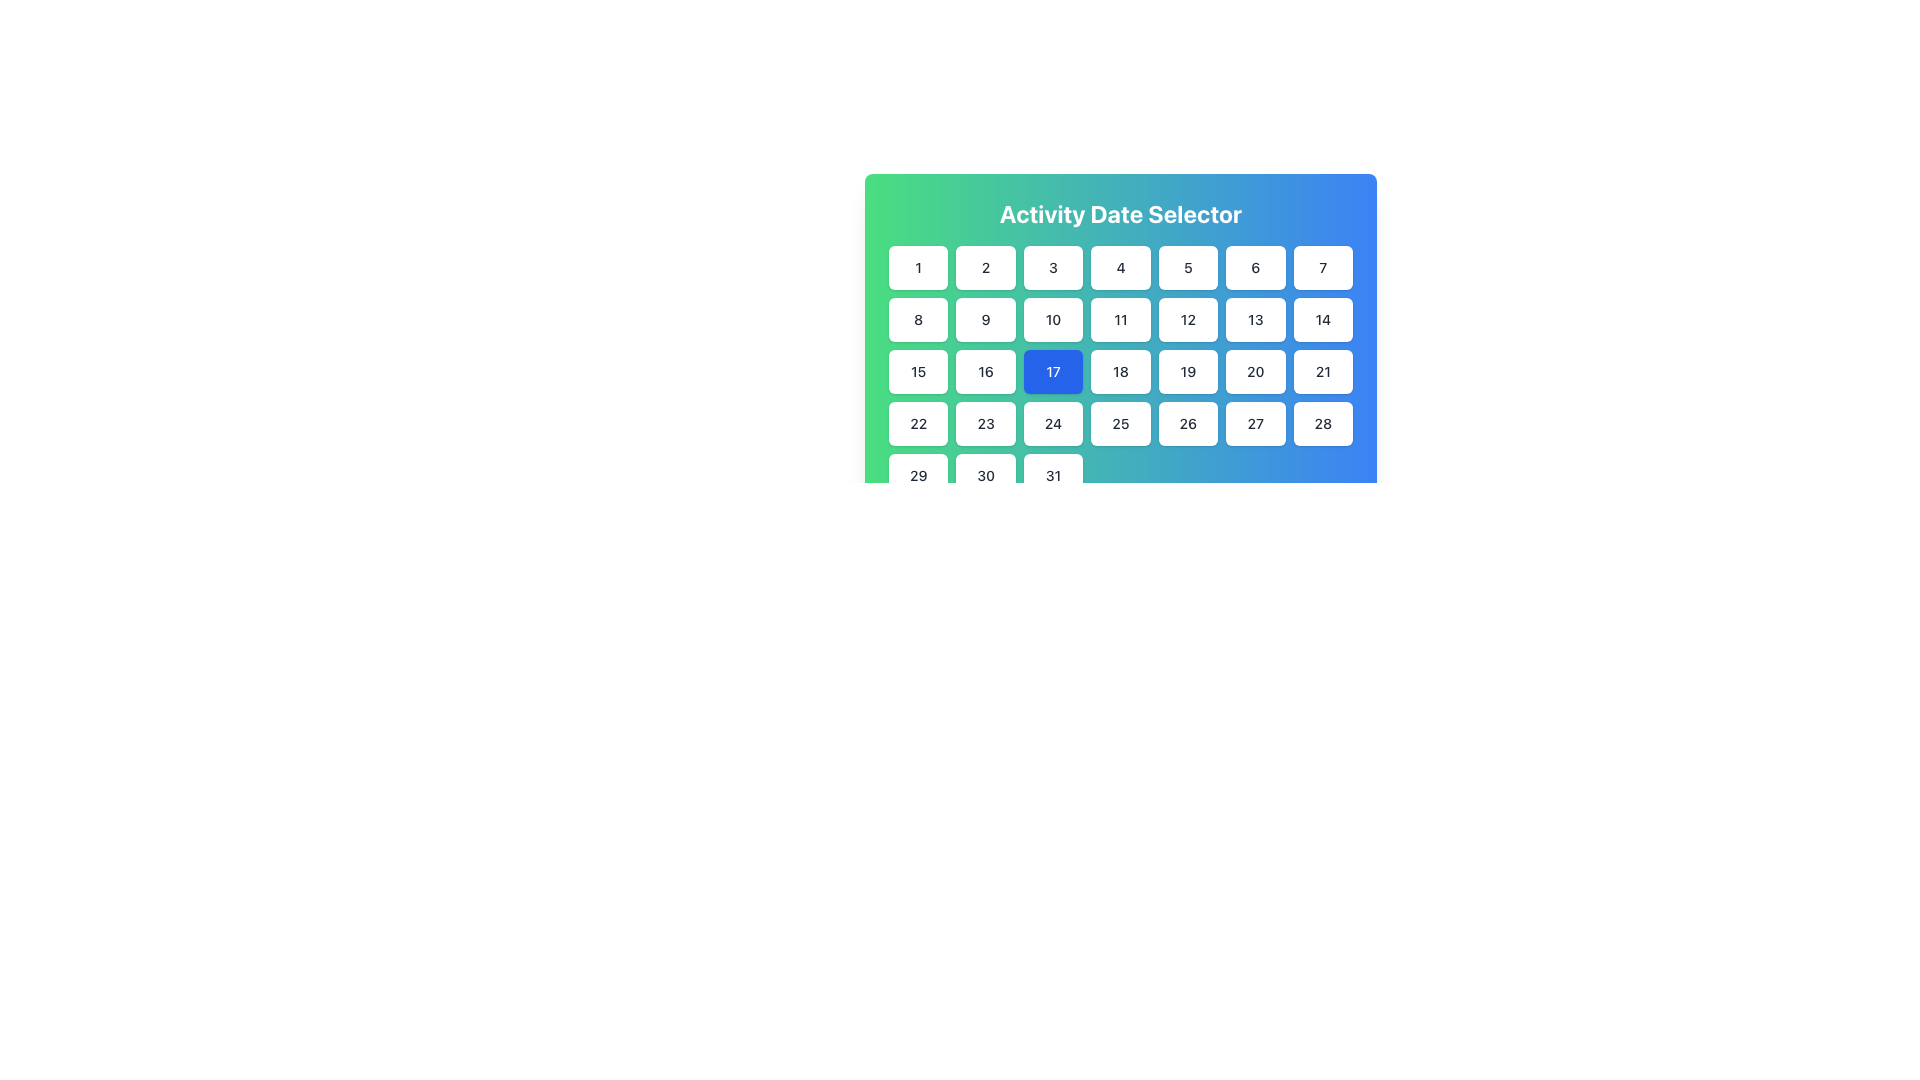  Describe the element at coordinates (1188, 319) in the screenshot. I see `the calendar button representing the 12th day of the month` at that location.